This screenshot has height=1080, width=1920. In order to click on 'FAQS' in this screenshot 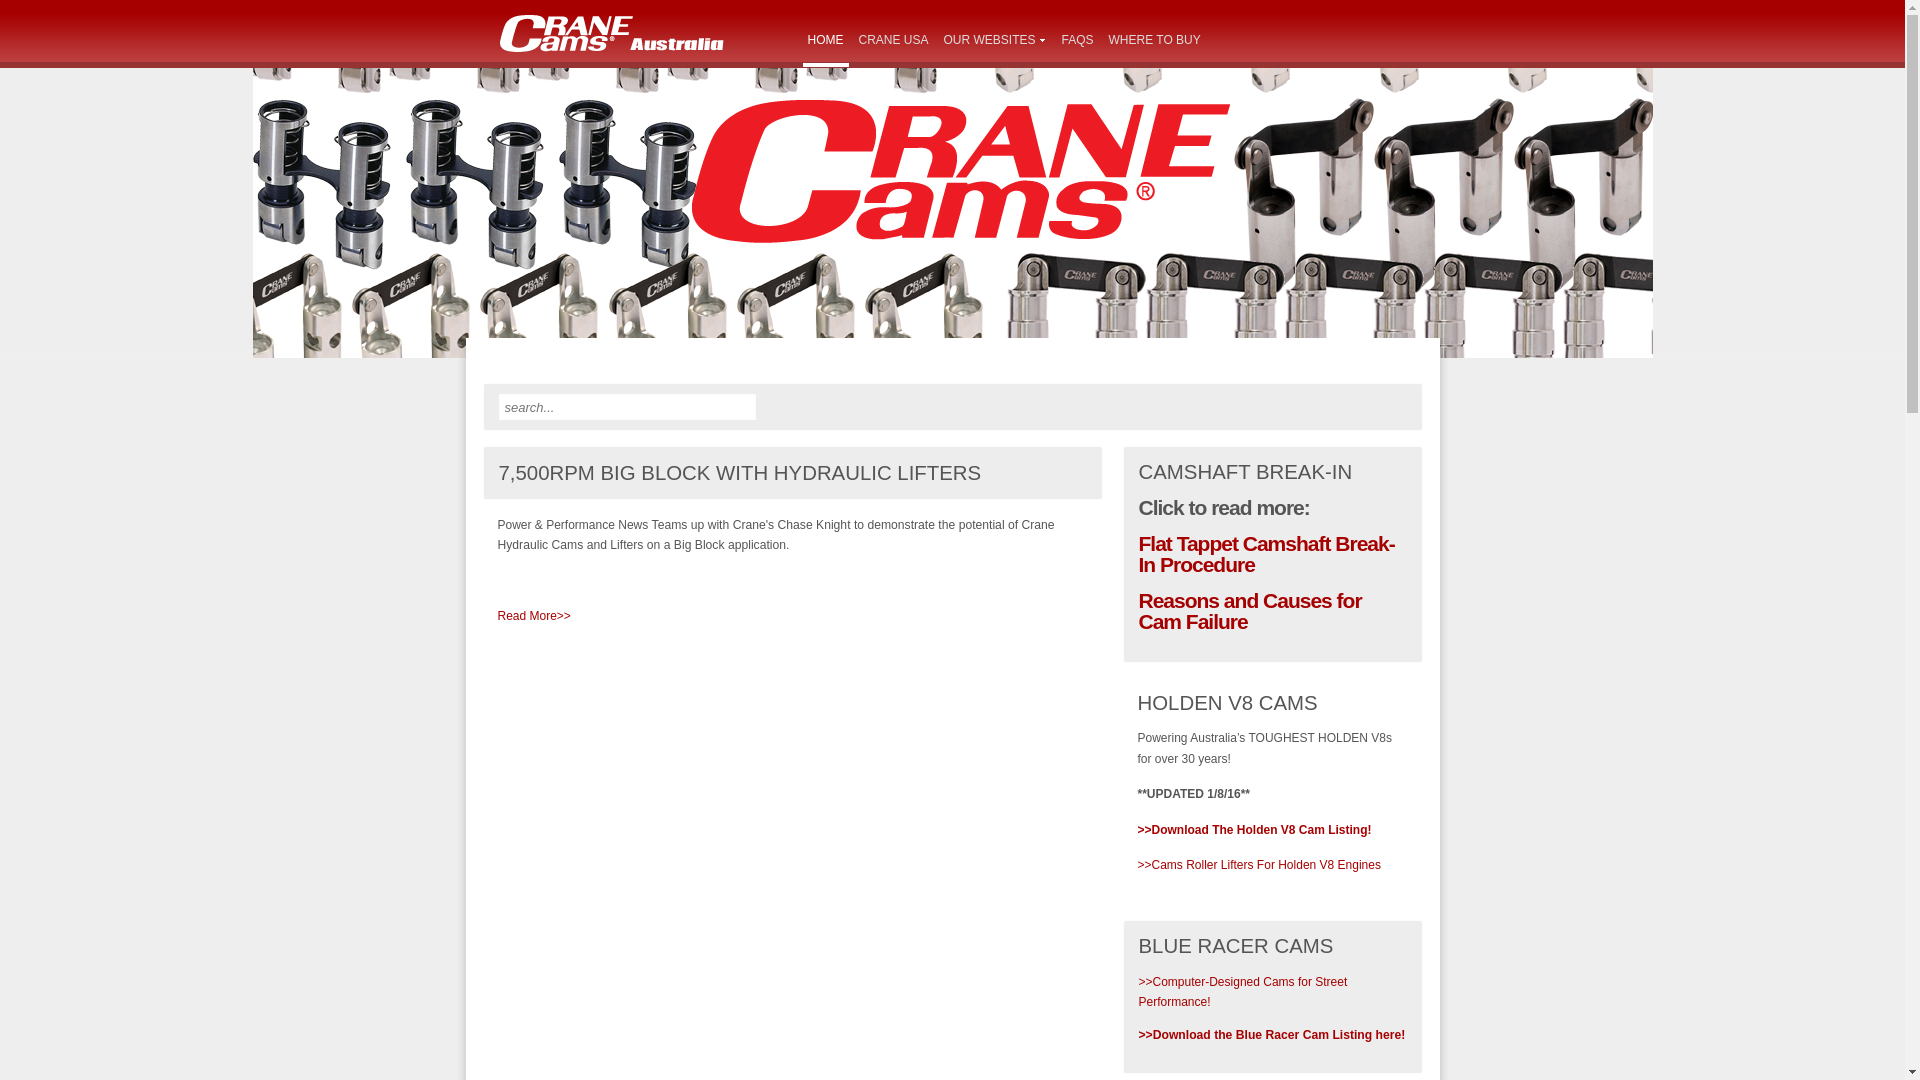, I will do `click(1077, 41)`.